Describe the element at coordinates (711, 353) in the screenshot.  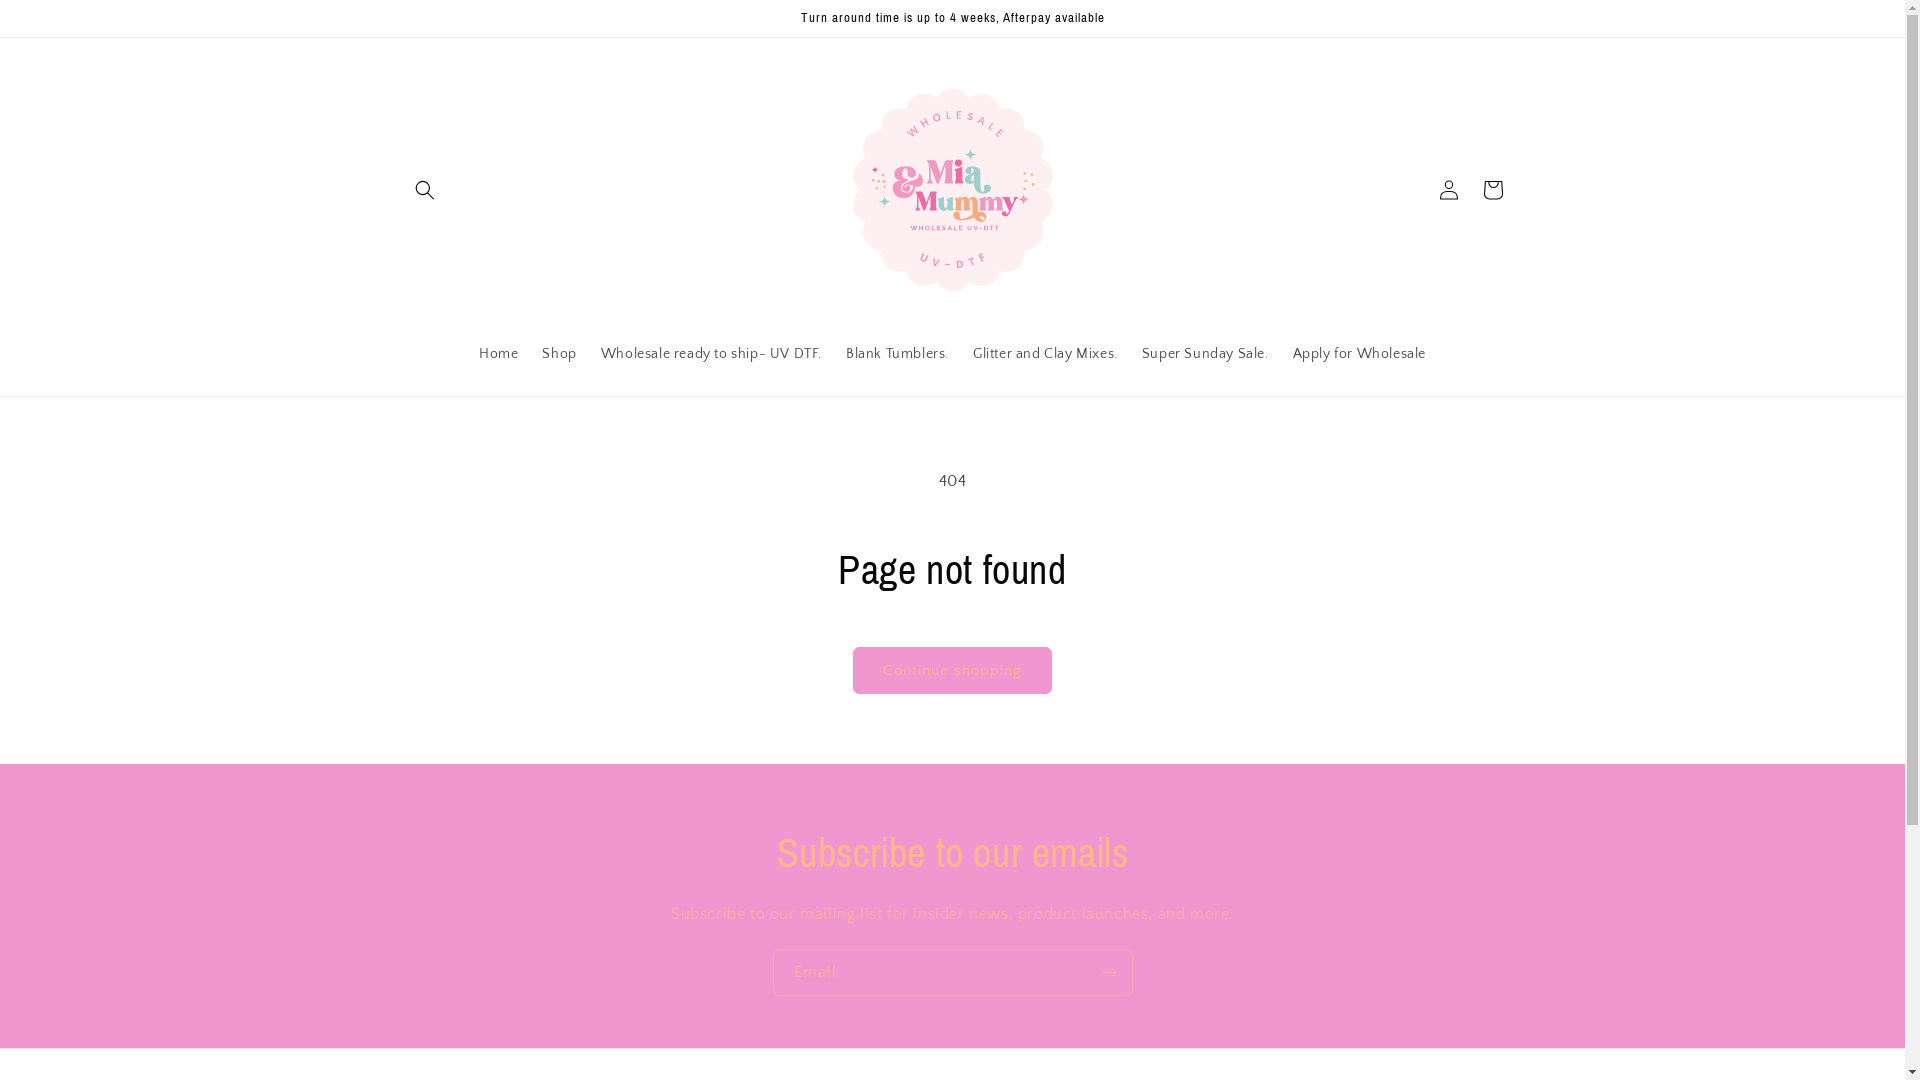
I see `'Wholesale ready to ship- UV DTF.'` at that location.